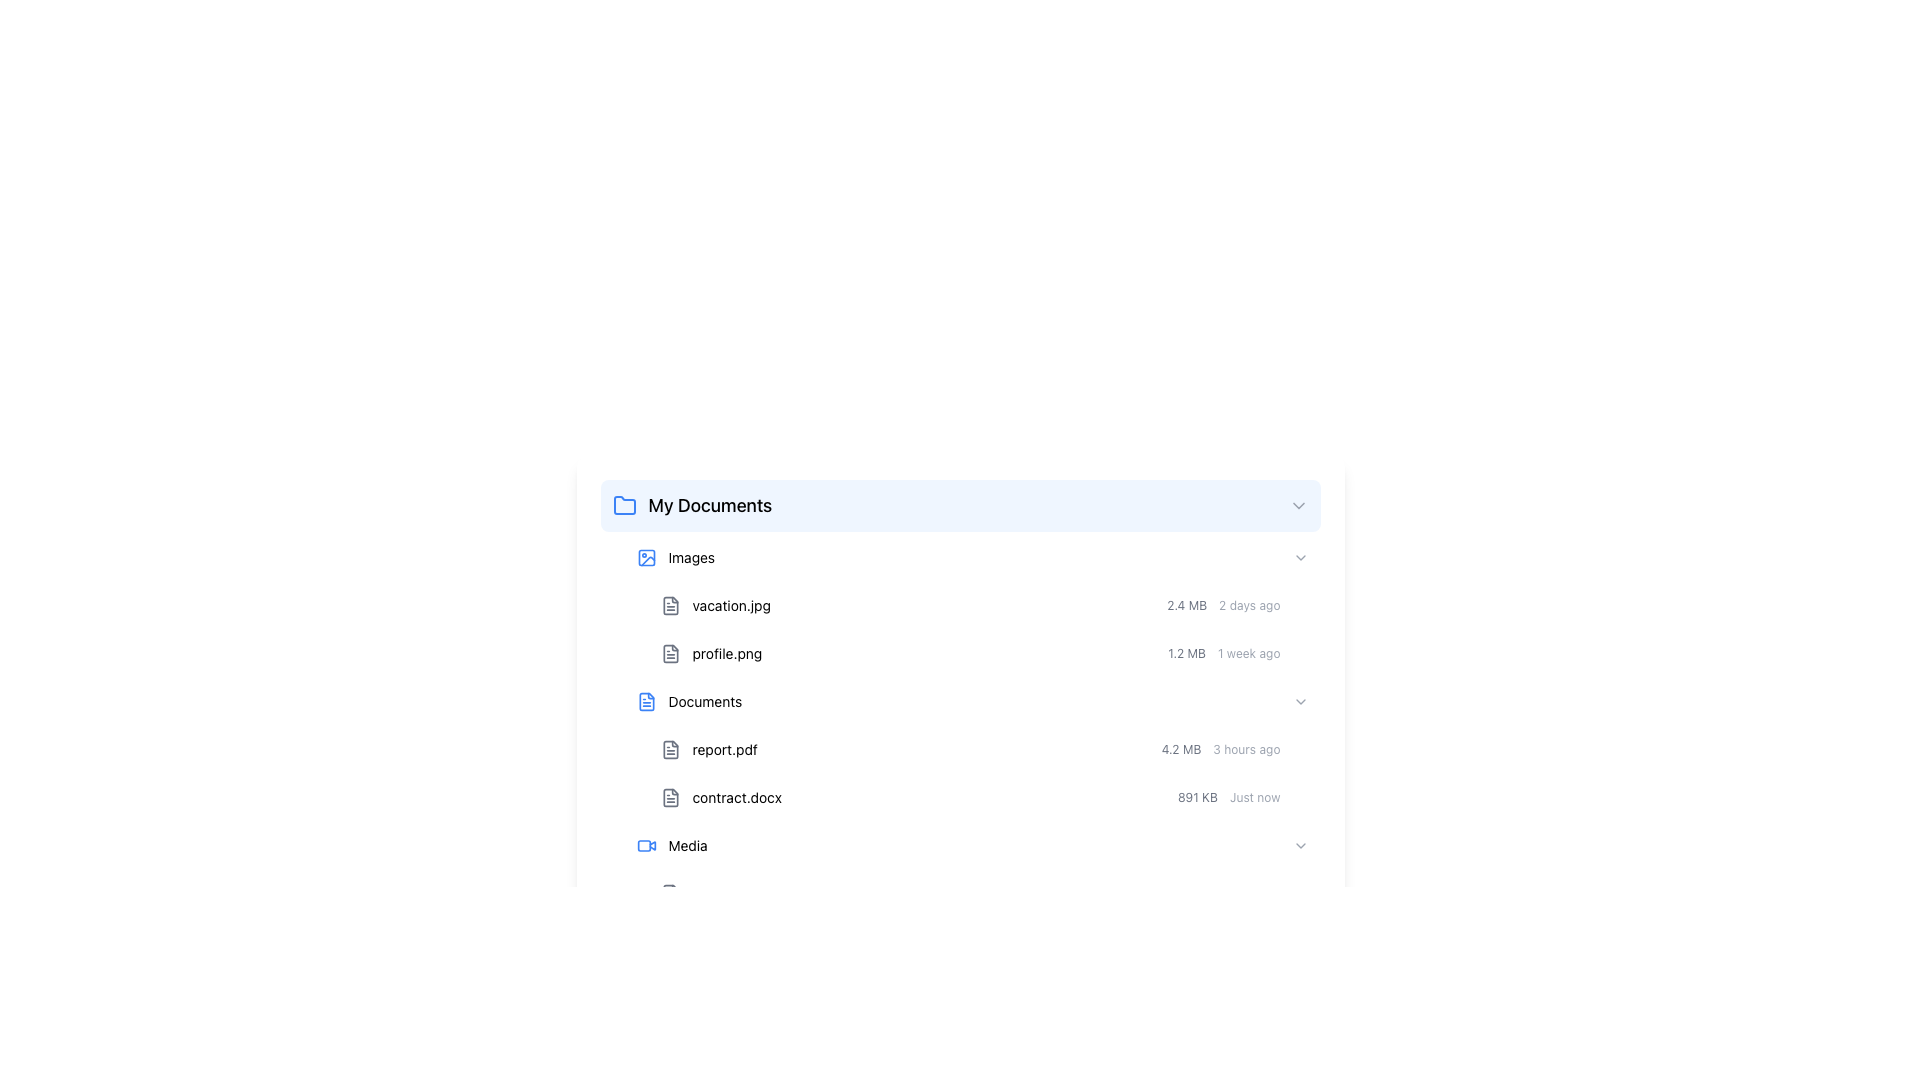  What do you see at coordinates (672, 845) in the screenshot?
I see `the 'Media' text and icon element located at the bottom of the 'Documents' section` at bounding box center [672, 845].